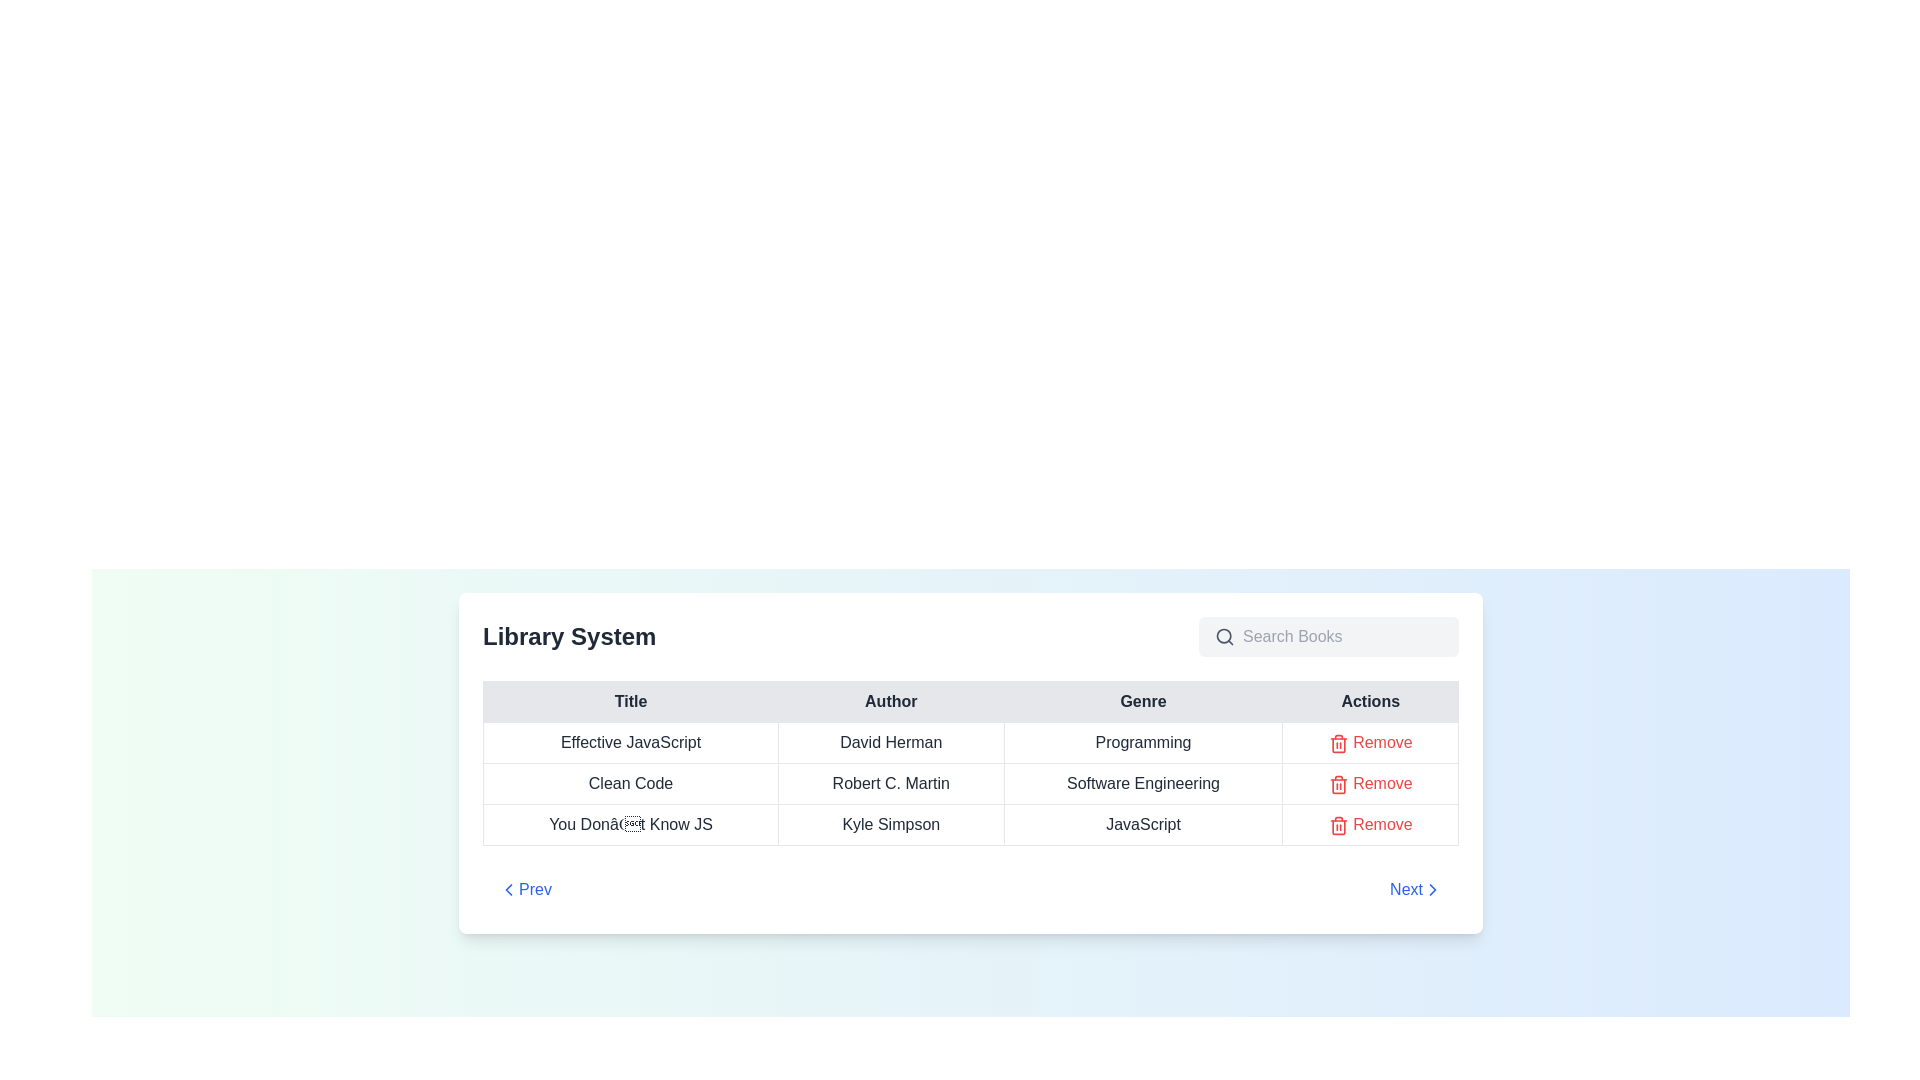 This screenshot has height=1080, width=1920. What do you see at coordinates (630, 782) in the screenshot?
I see `text label displaying 'Clean Code' located in the second row of the table under the 'Title' column in the library system interface` at bounding box center [630, 782].